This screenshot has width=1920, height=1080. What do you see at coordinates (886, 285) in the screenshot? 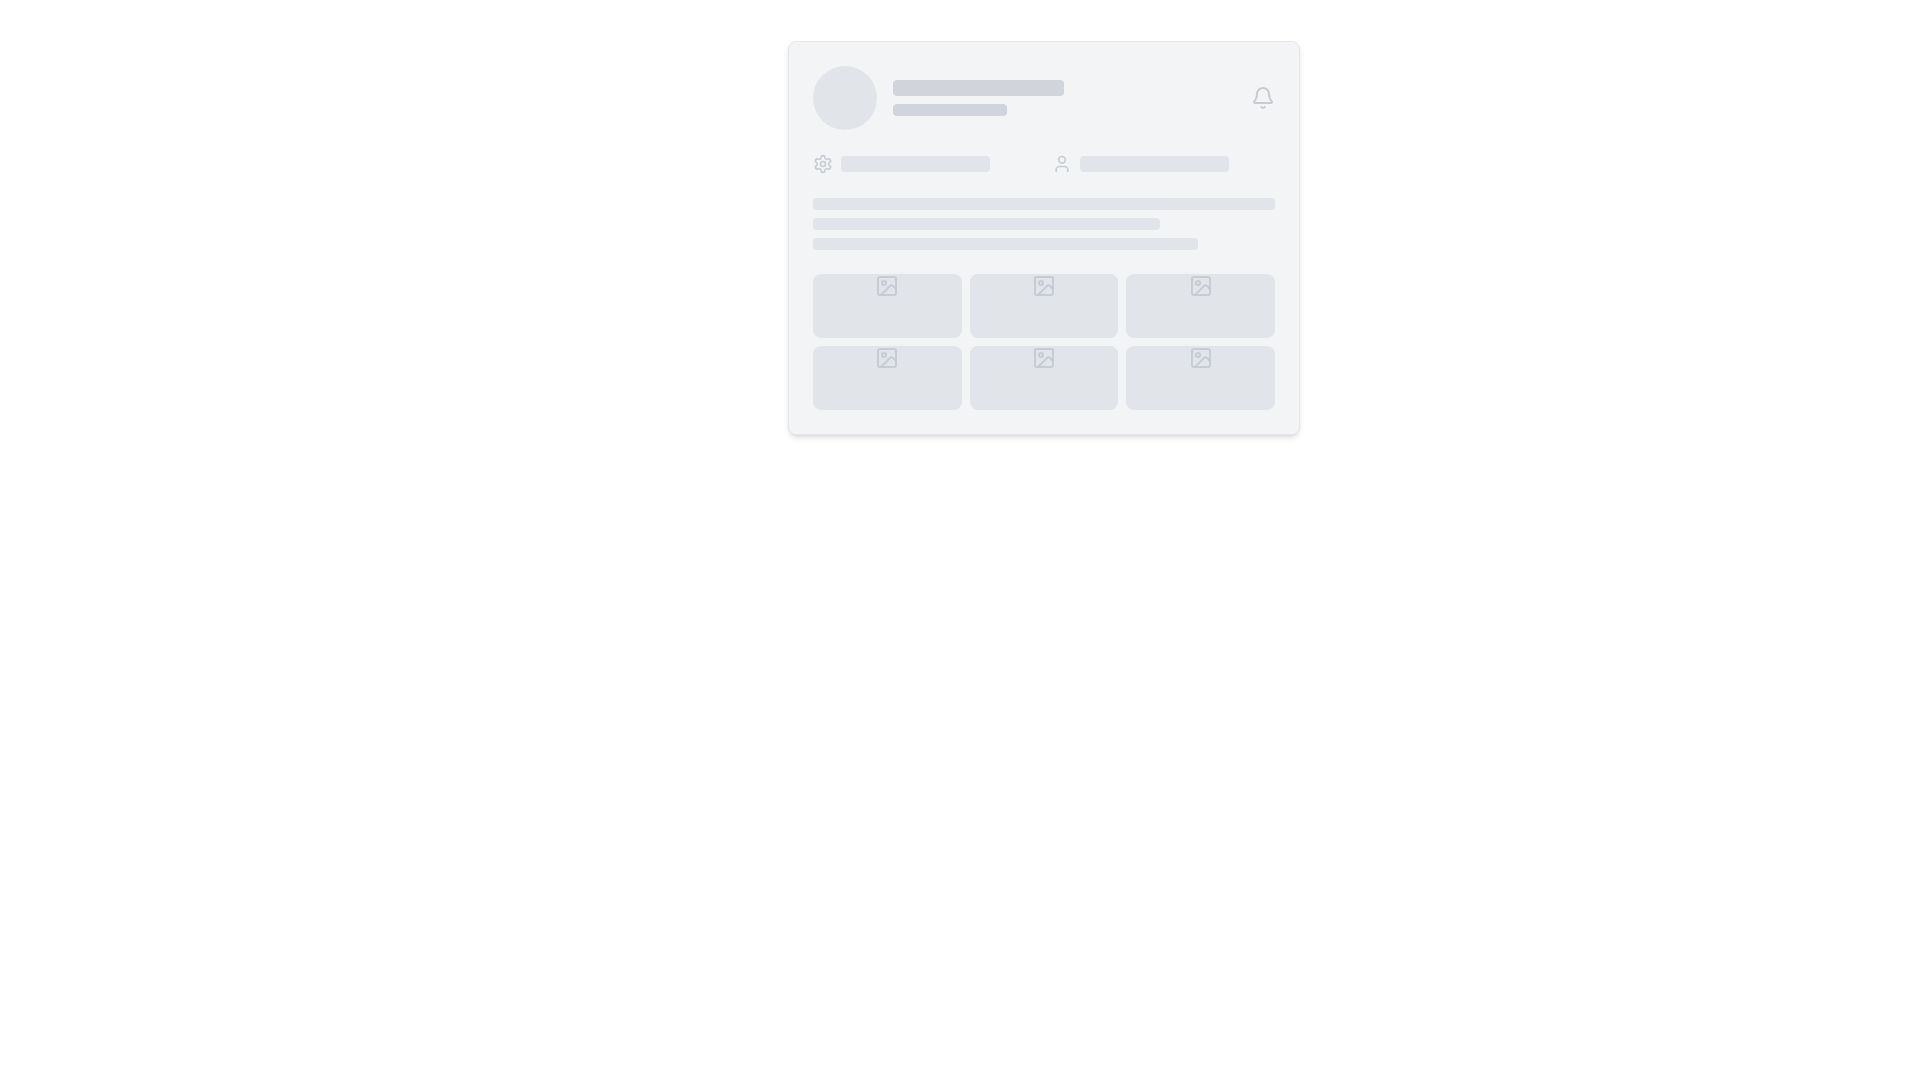
I see `the first row, first column placeholder or preview box to interact with it` at bounding box center [886, 285].